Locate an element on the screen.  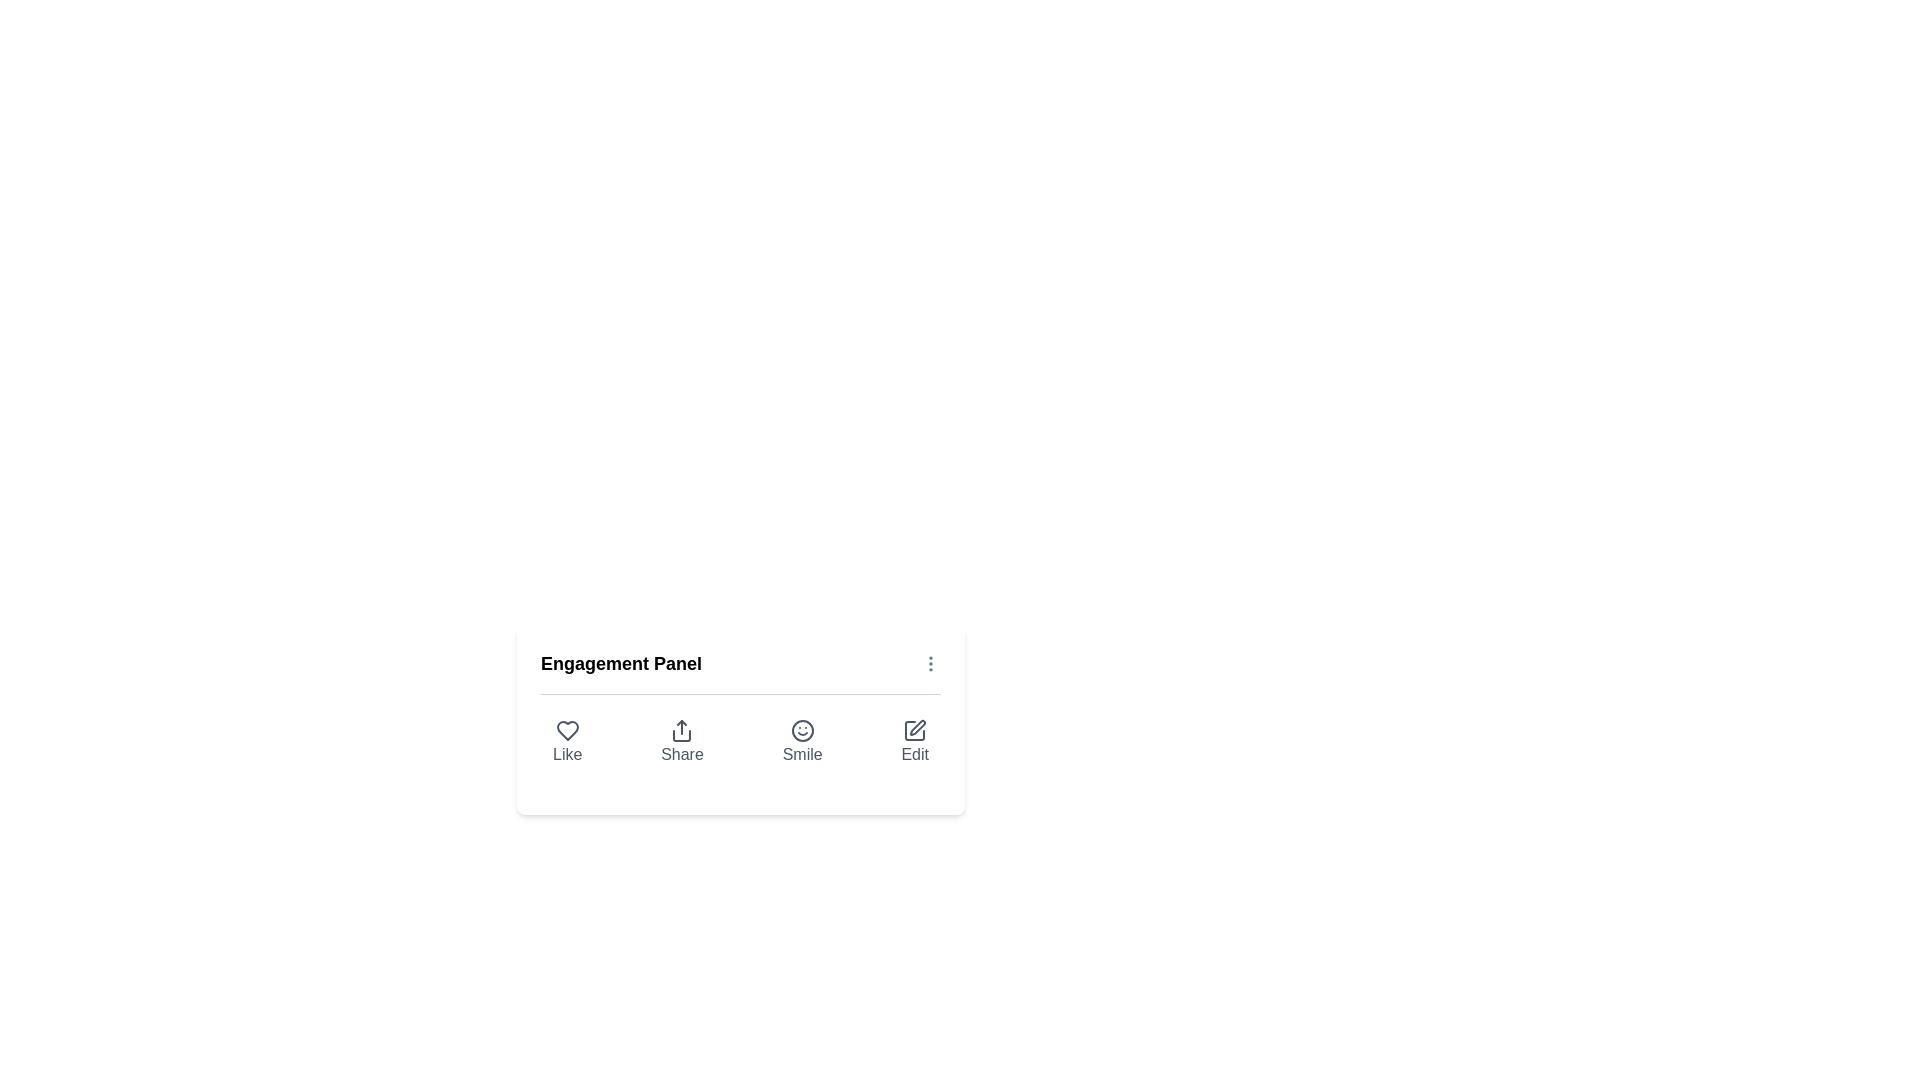
the 'Share' button located in the Engagement Panel to initiate content sharing is located at coordinates (682, 755).